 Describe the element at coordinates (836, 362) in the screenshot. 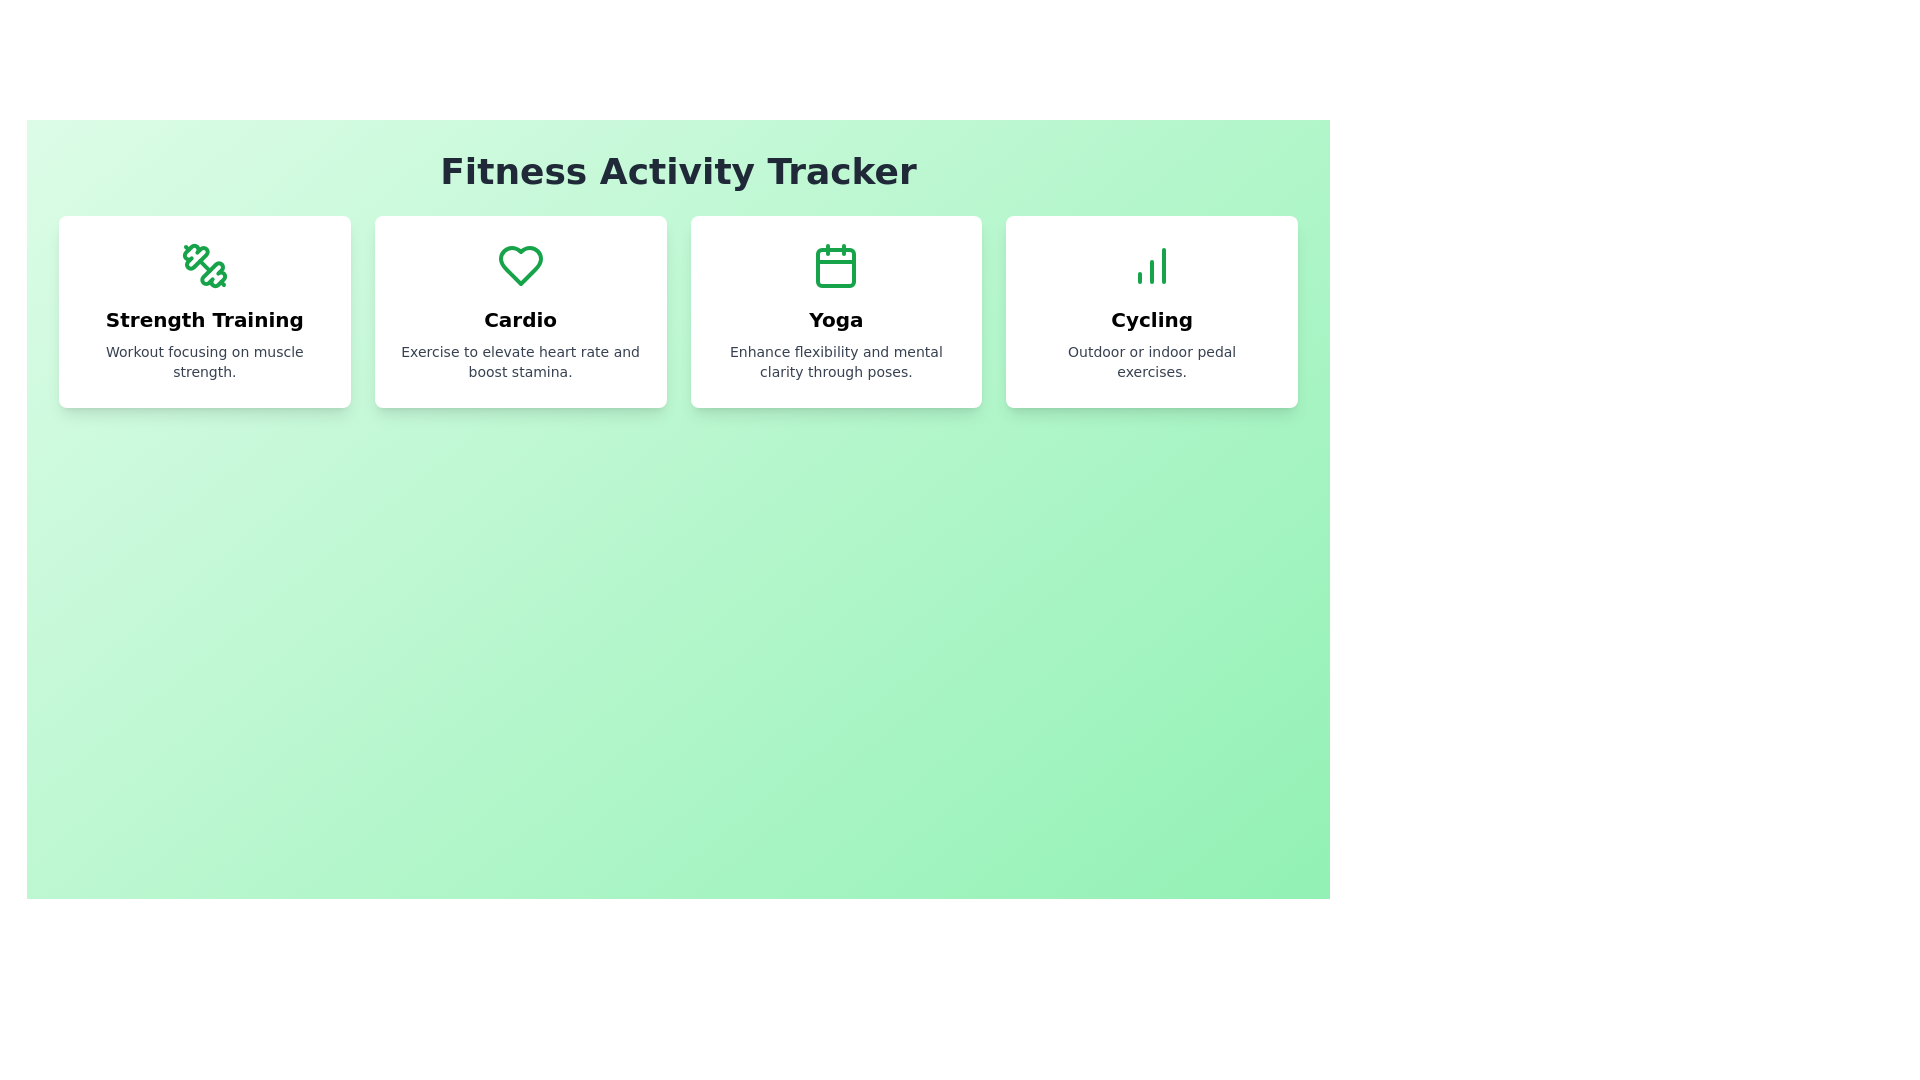

I see `static text that states 'Enhance flexibility and mental clarity through poses.' located beneath the 'Yoga' header within the bordered card-like area` at that location.